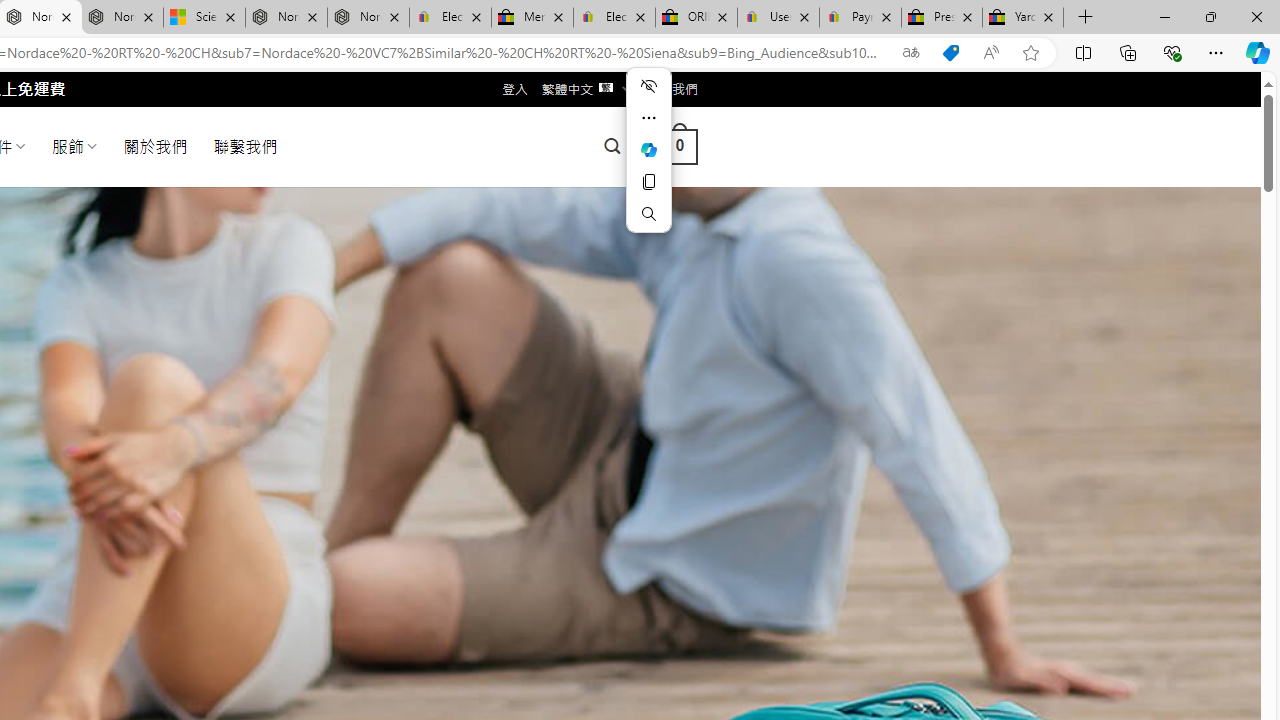 This screenshot has width=1280, height=720. Describe the element at coordinates (950, 52) in the screenshot. I see `'This site has coupons! Shopping in Microsoft Edge'` at that location.